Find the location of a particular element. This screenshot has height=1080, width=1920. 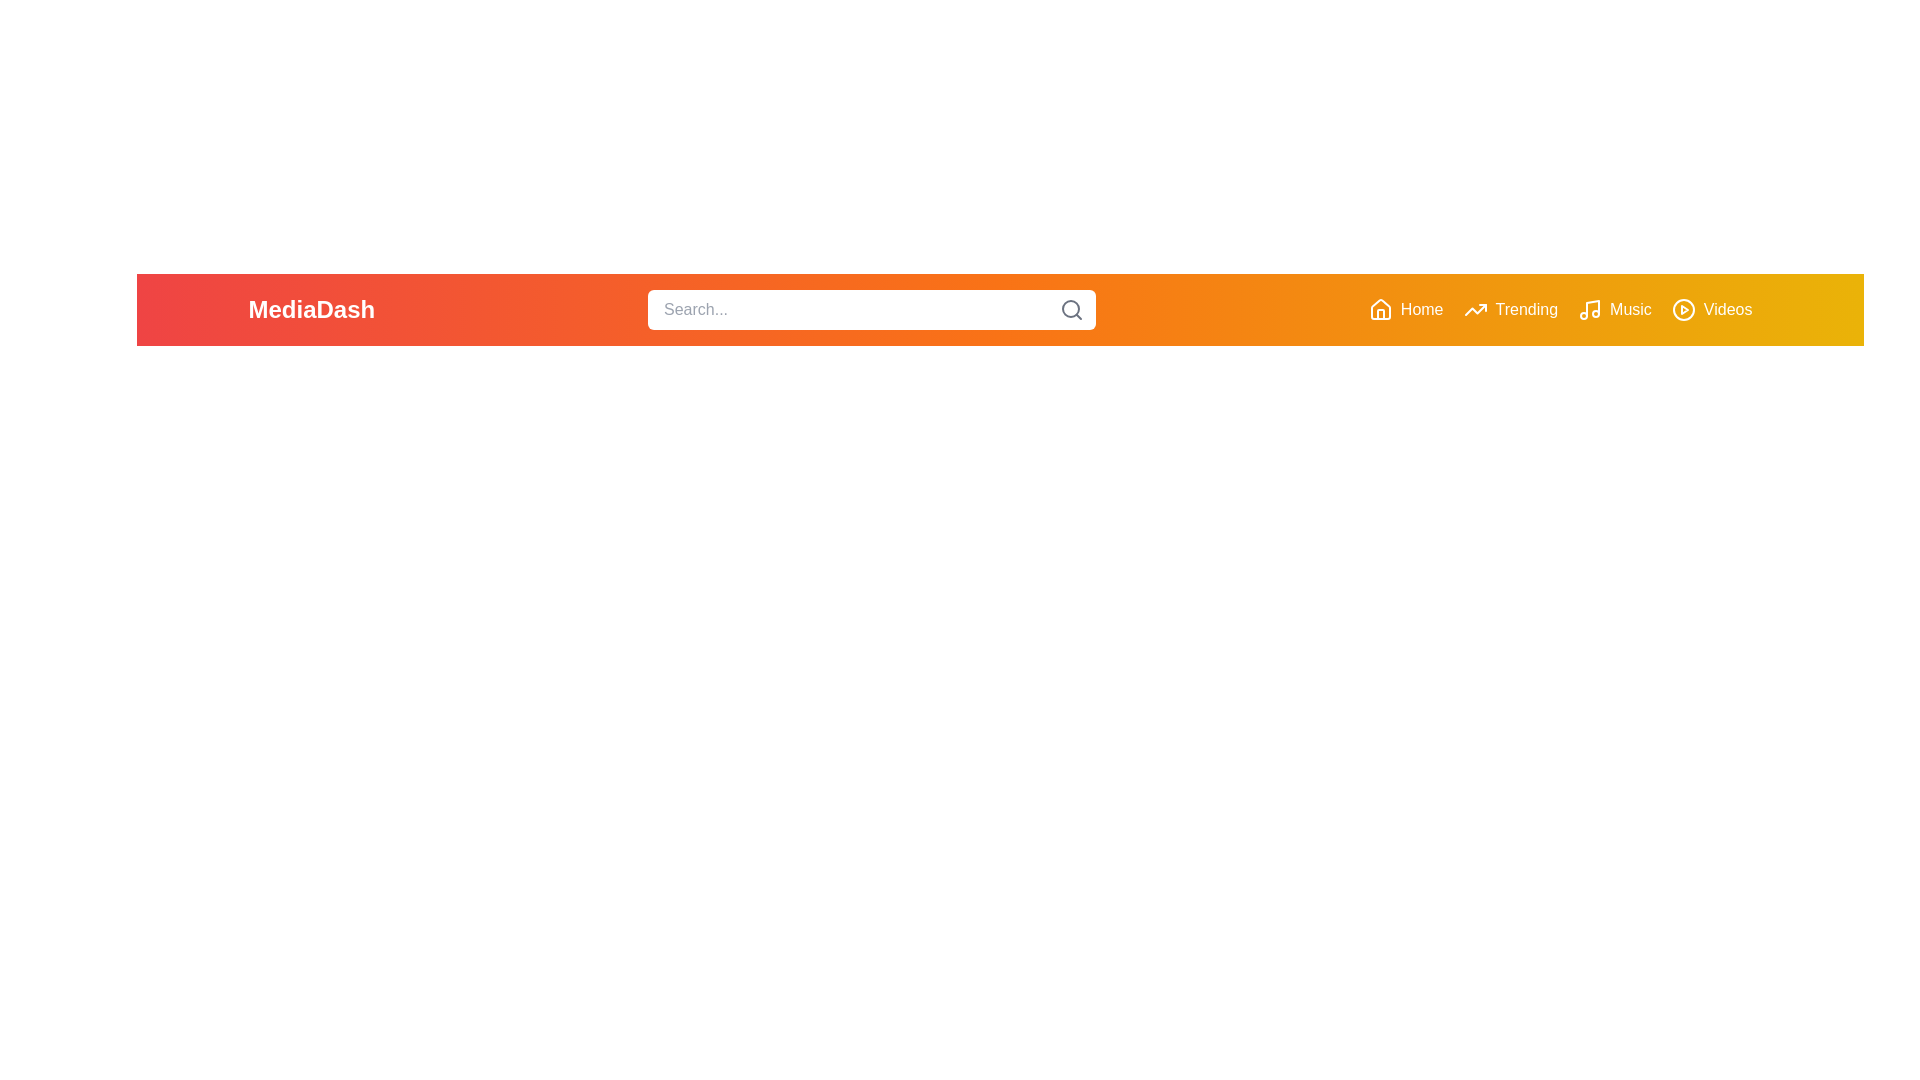

the Videos button in the navigation bar is located at coordinates (1711, 309).